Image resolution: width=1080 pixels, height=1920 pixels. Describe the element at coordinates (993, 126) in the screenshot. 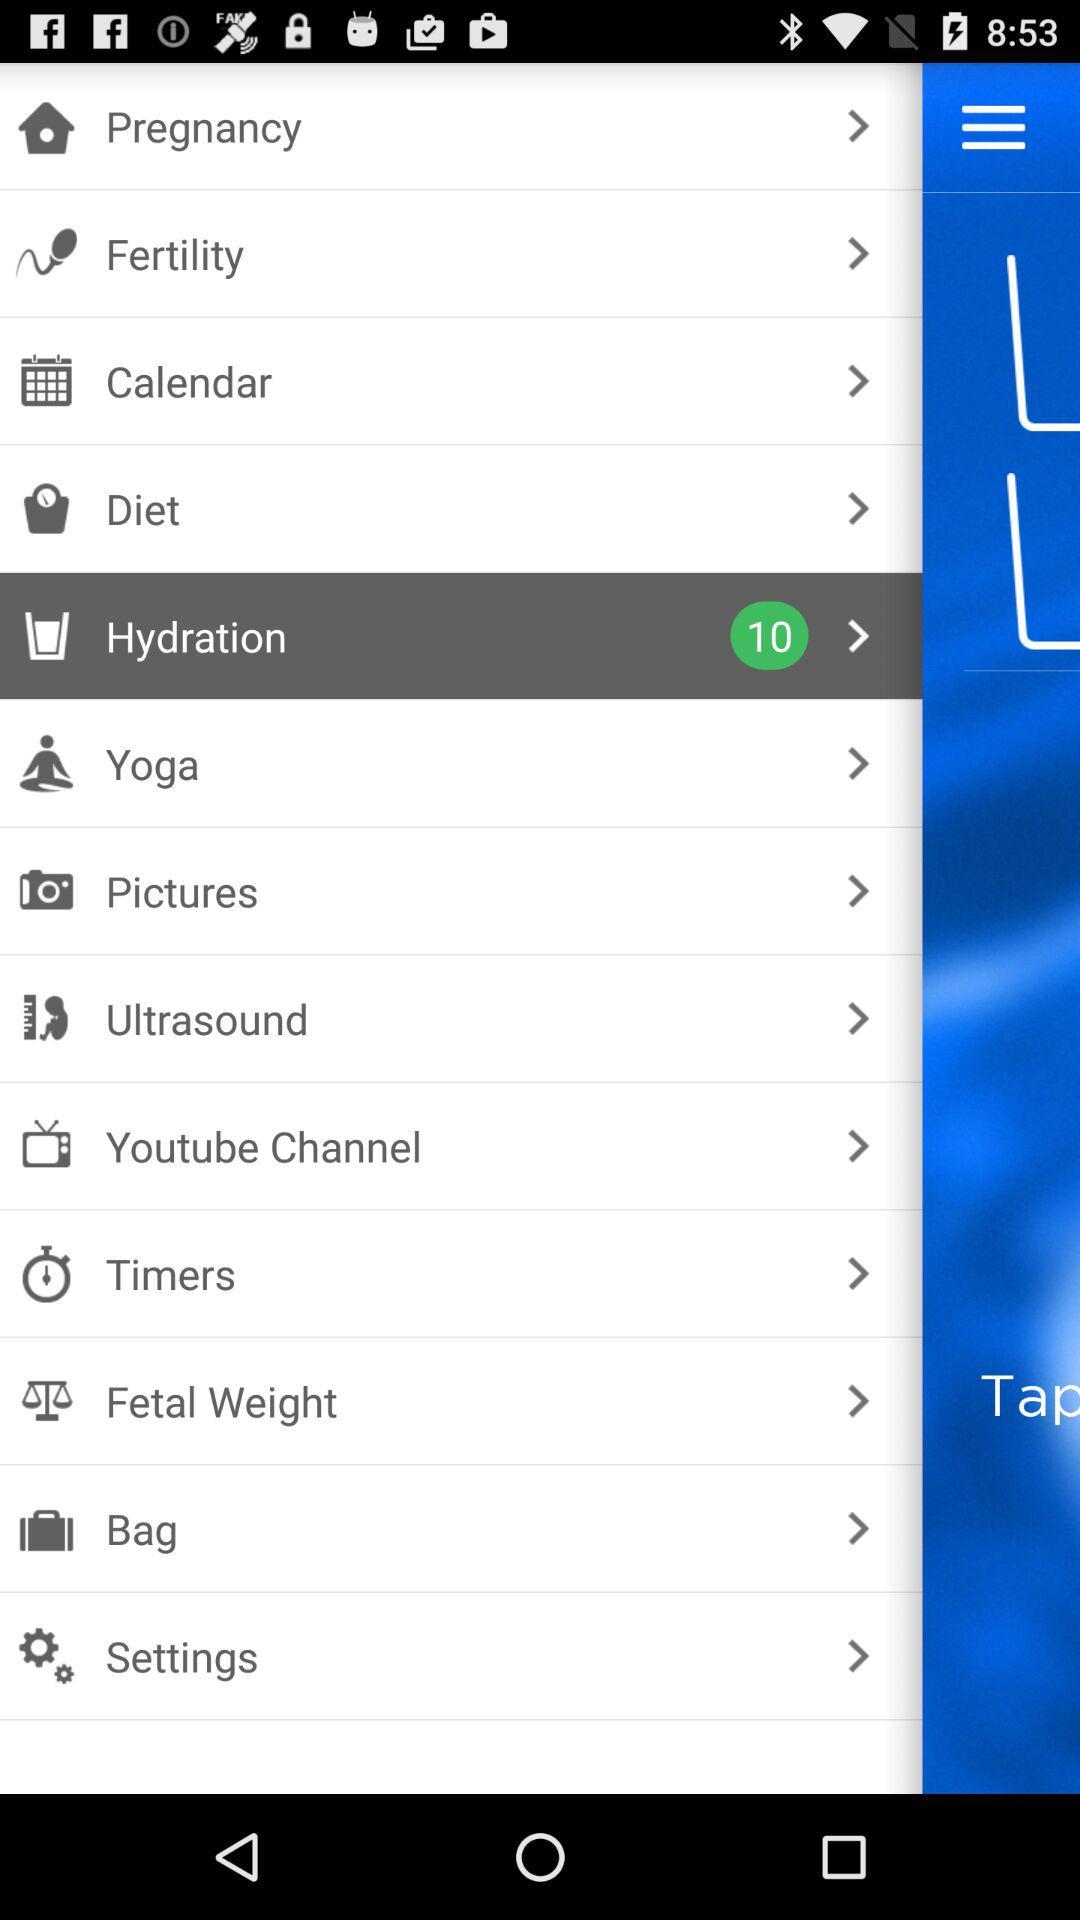

I see `menu` at that location.